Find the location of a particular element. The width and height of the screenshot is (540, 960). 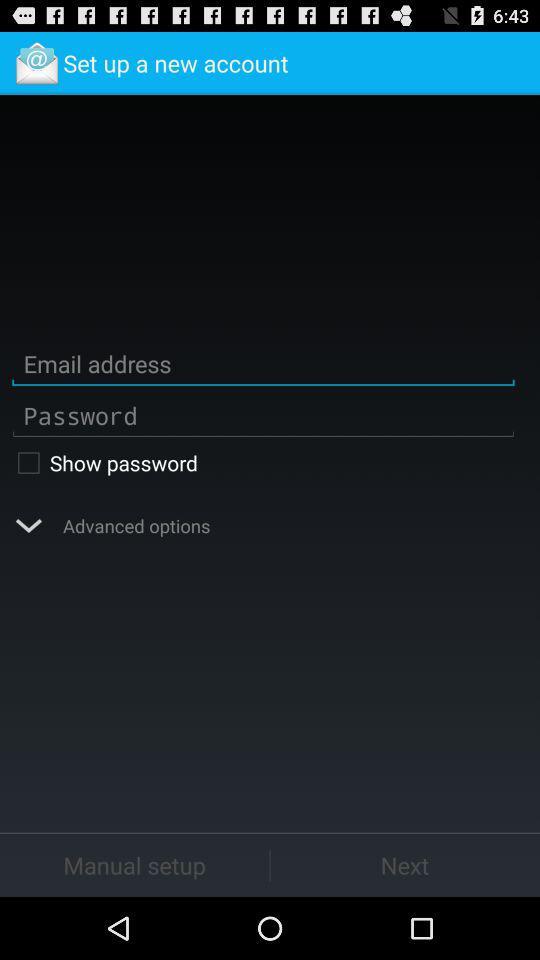

button at the bottom right corner is located at coordinates (405, 864).